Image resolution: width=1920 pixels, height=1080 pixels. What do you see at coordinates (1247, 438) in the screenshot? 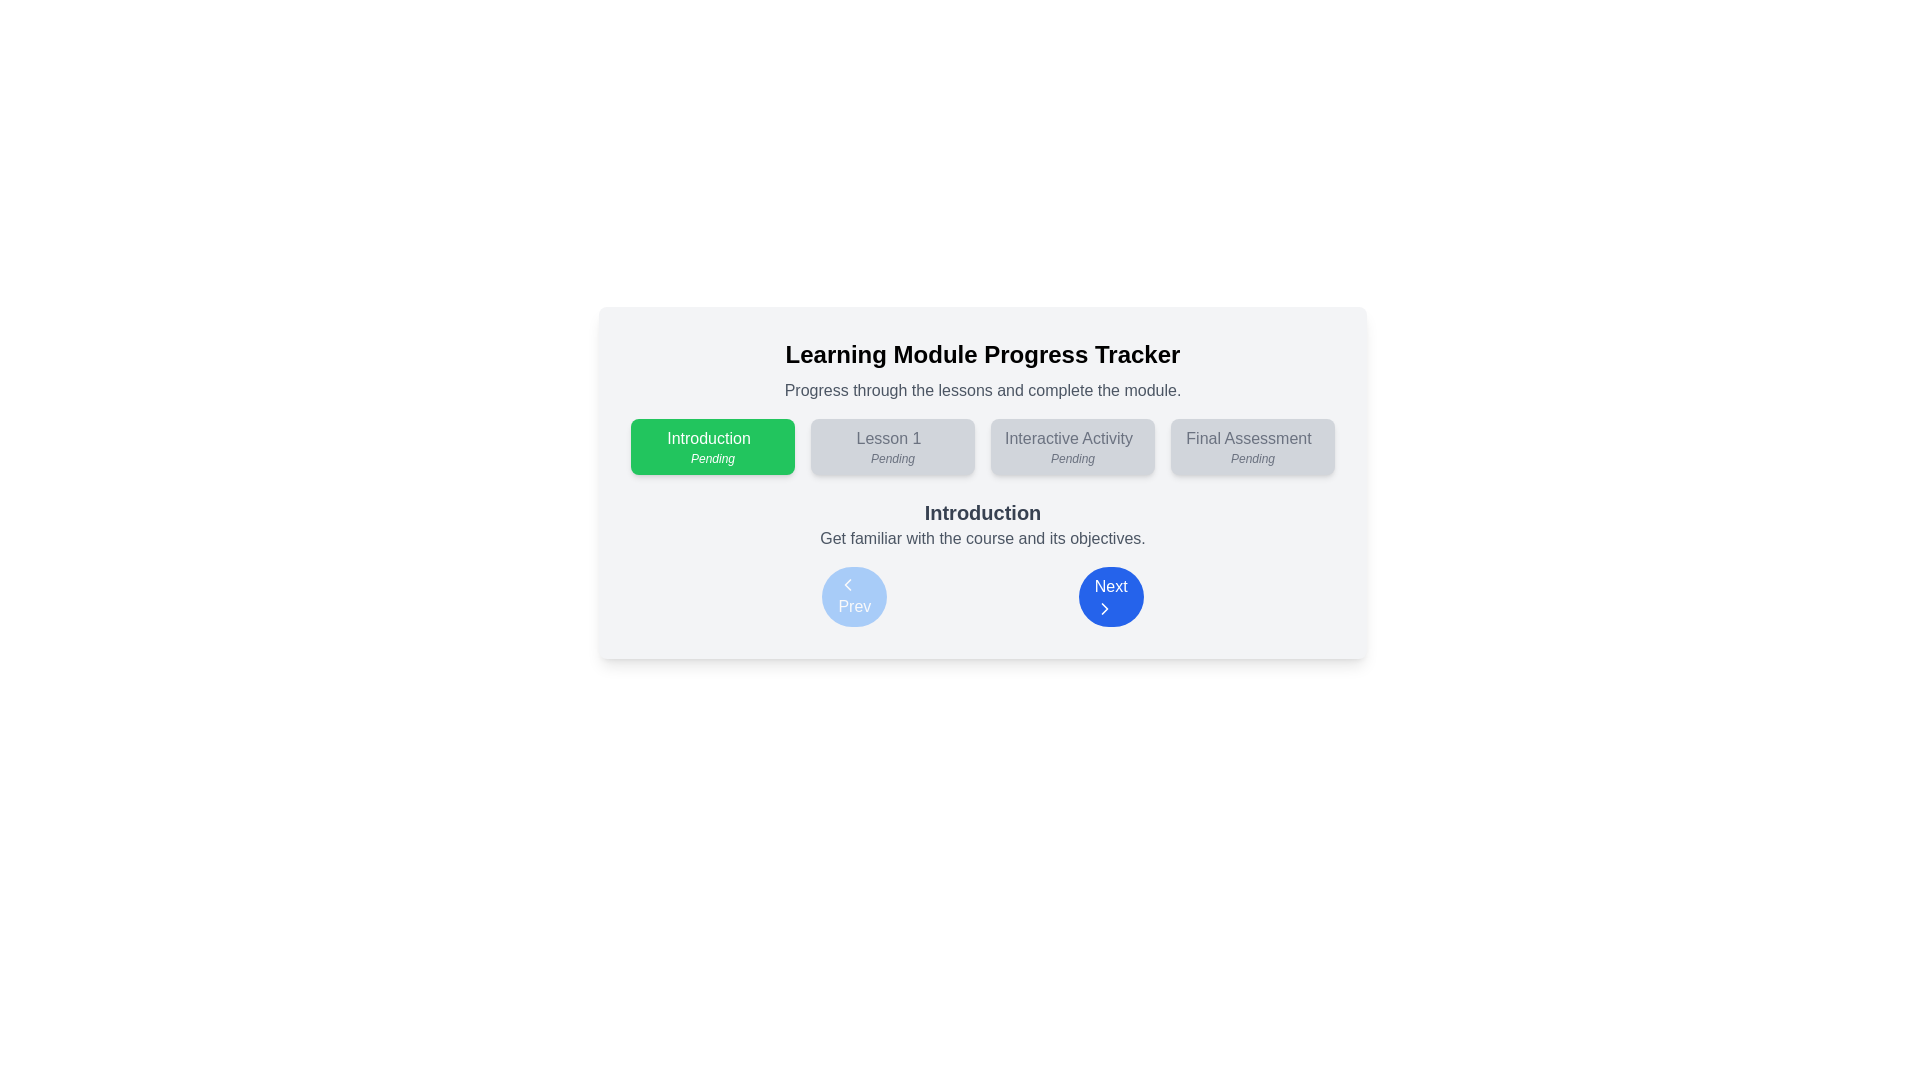
I see `the displayed text on the 'Final Assessment' step label in the module progress tracker, which is the fourth item in a horizontal series of steps` at bounding box center [1247, 438].